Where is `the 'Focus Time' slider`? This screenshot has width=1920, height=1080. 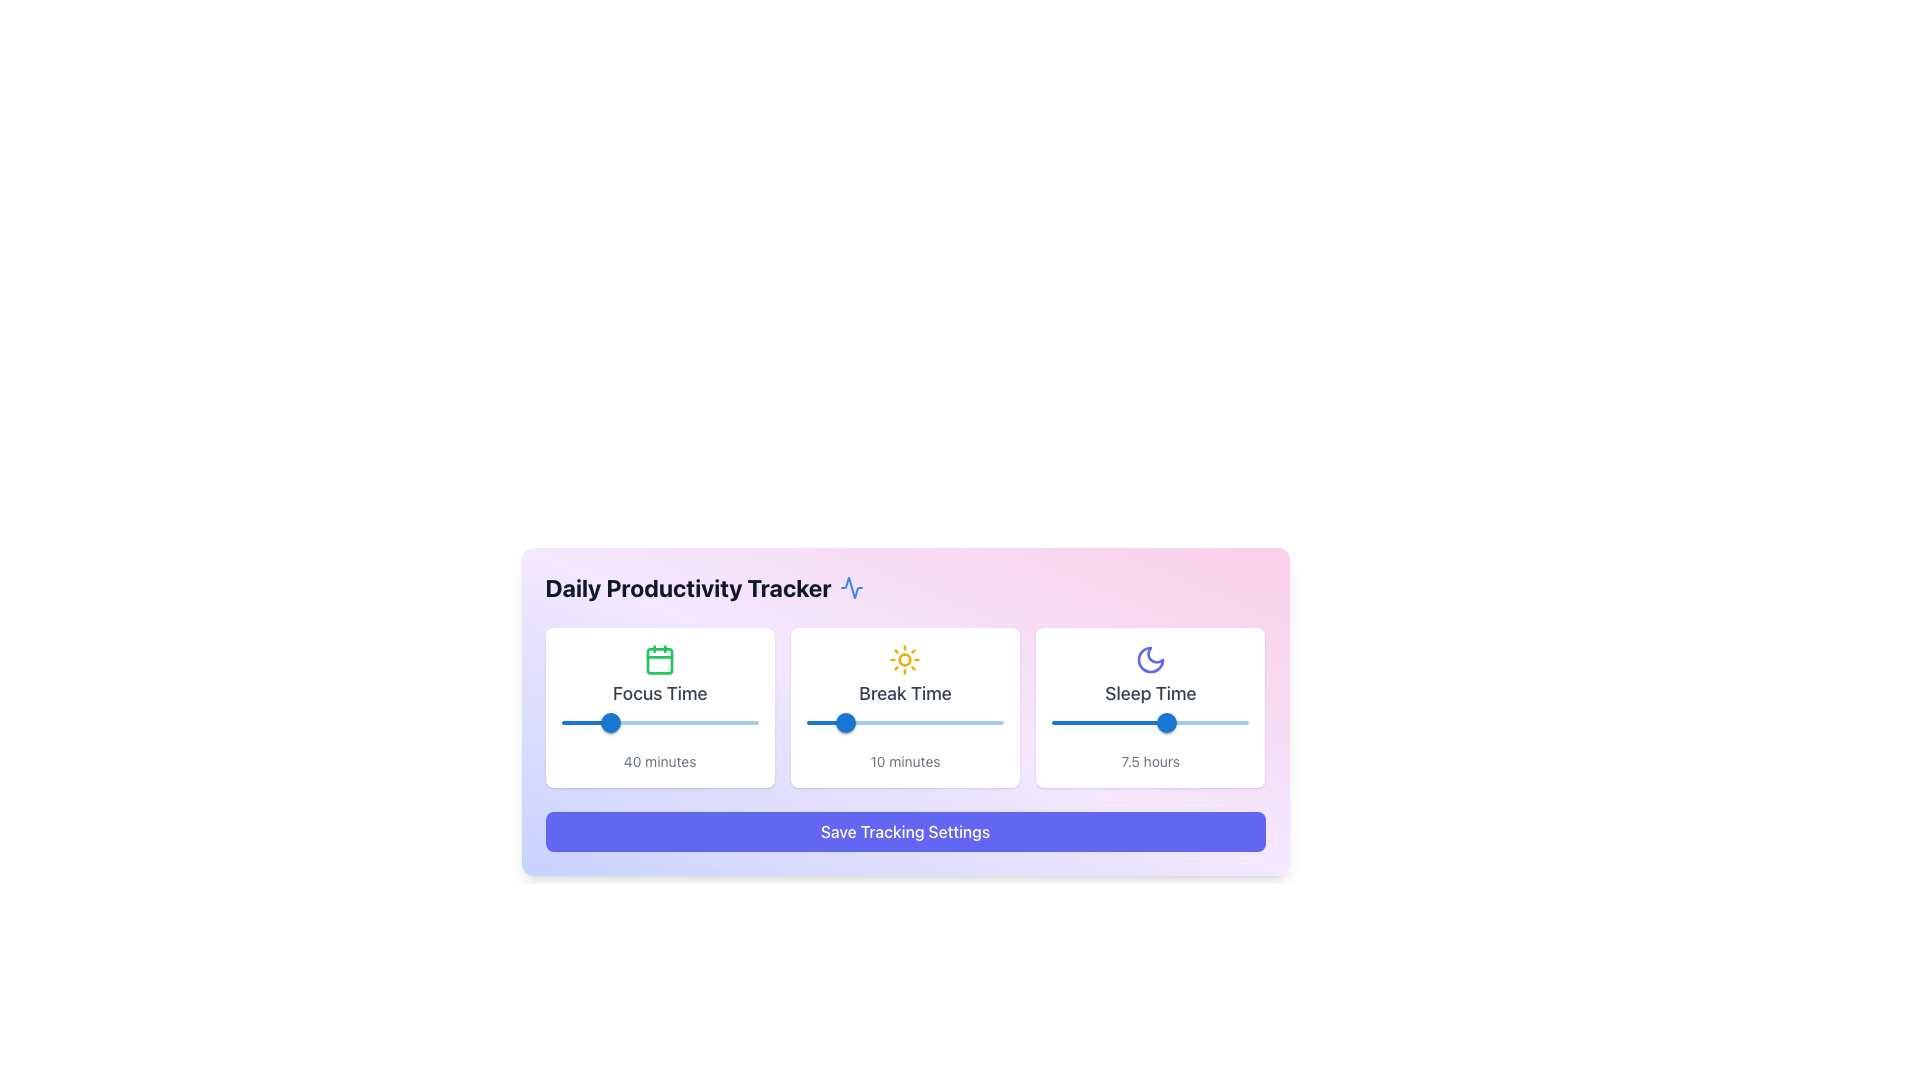
the 'Focus Time' slider is located at coordinates (539, 720).